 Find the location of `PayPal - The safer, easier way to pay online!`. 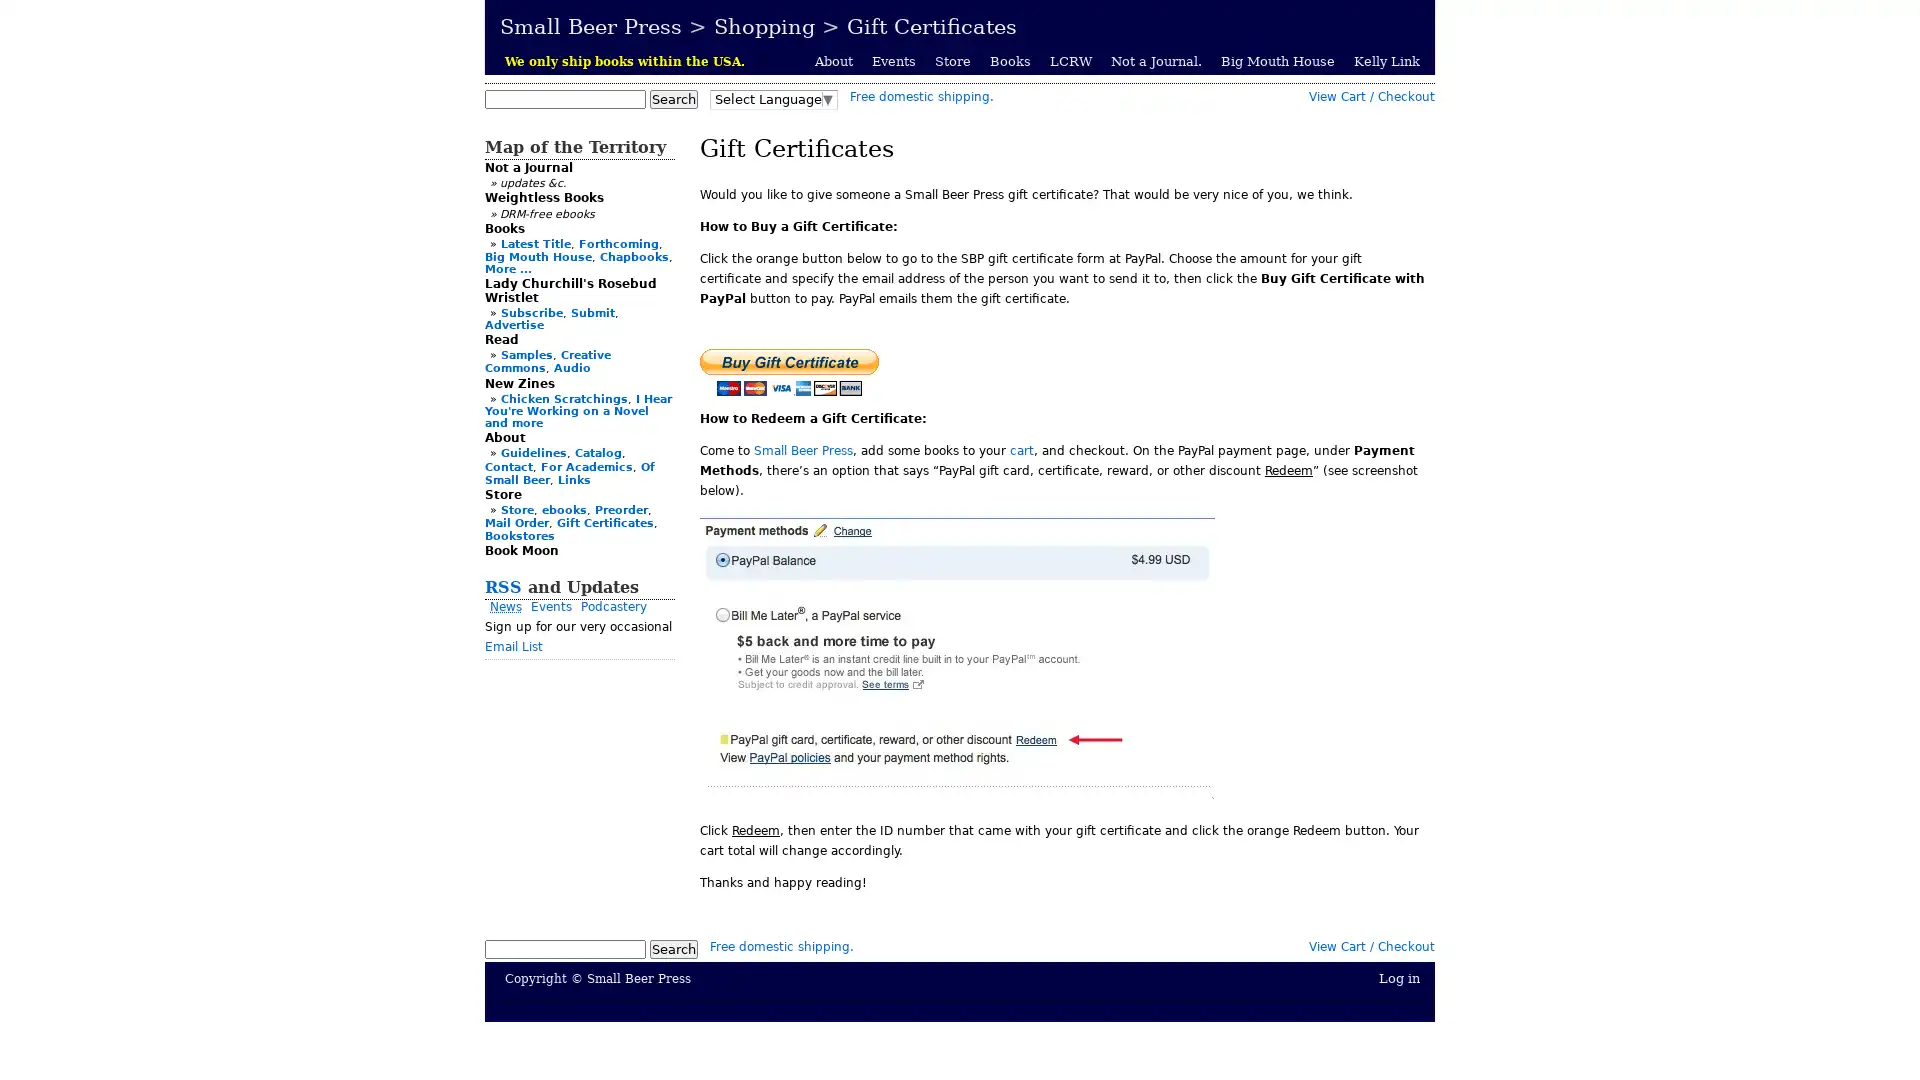

PayPal - The safer, easier way to pay online! is located at coordinates (788, 372).